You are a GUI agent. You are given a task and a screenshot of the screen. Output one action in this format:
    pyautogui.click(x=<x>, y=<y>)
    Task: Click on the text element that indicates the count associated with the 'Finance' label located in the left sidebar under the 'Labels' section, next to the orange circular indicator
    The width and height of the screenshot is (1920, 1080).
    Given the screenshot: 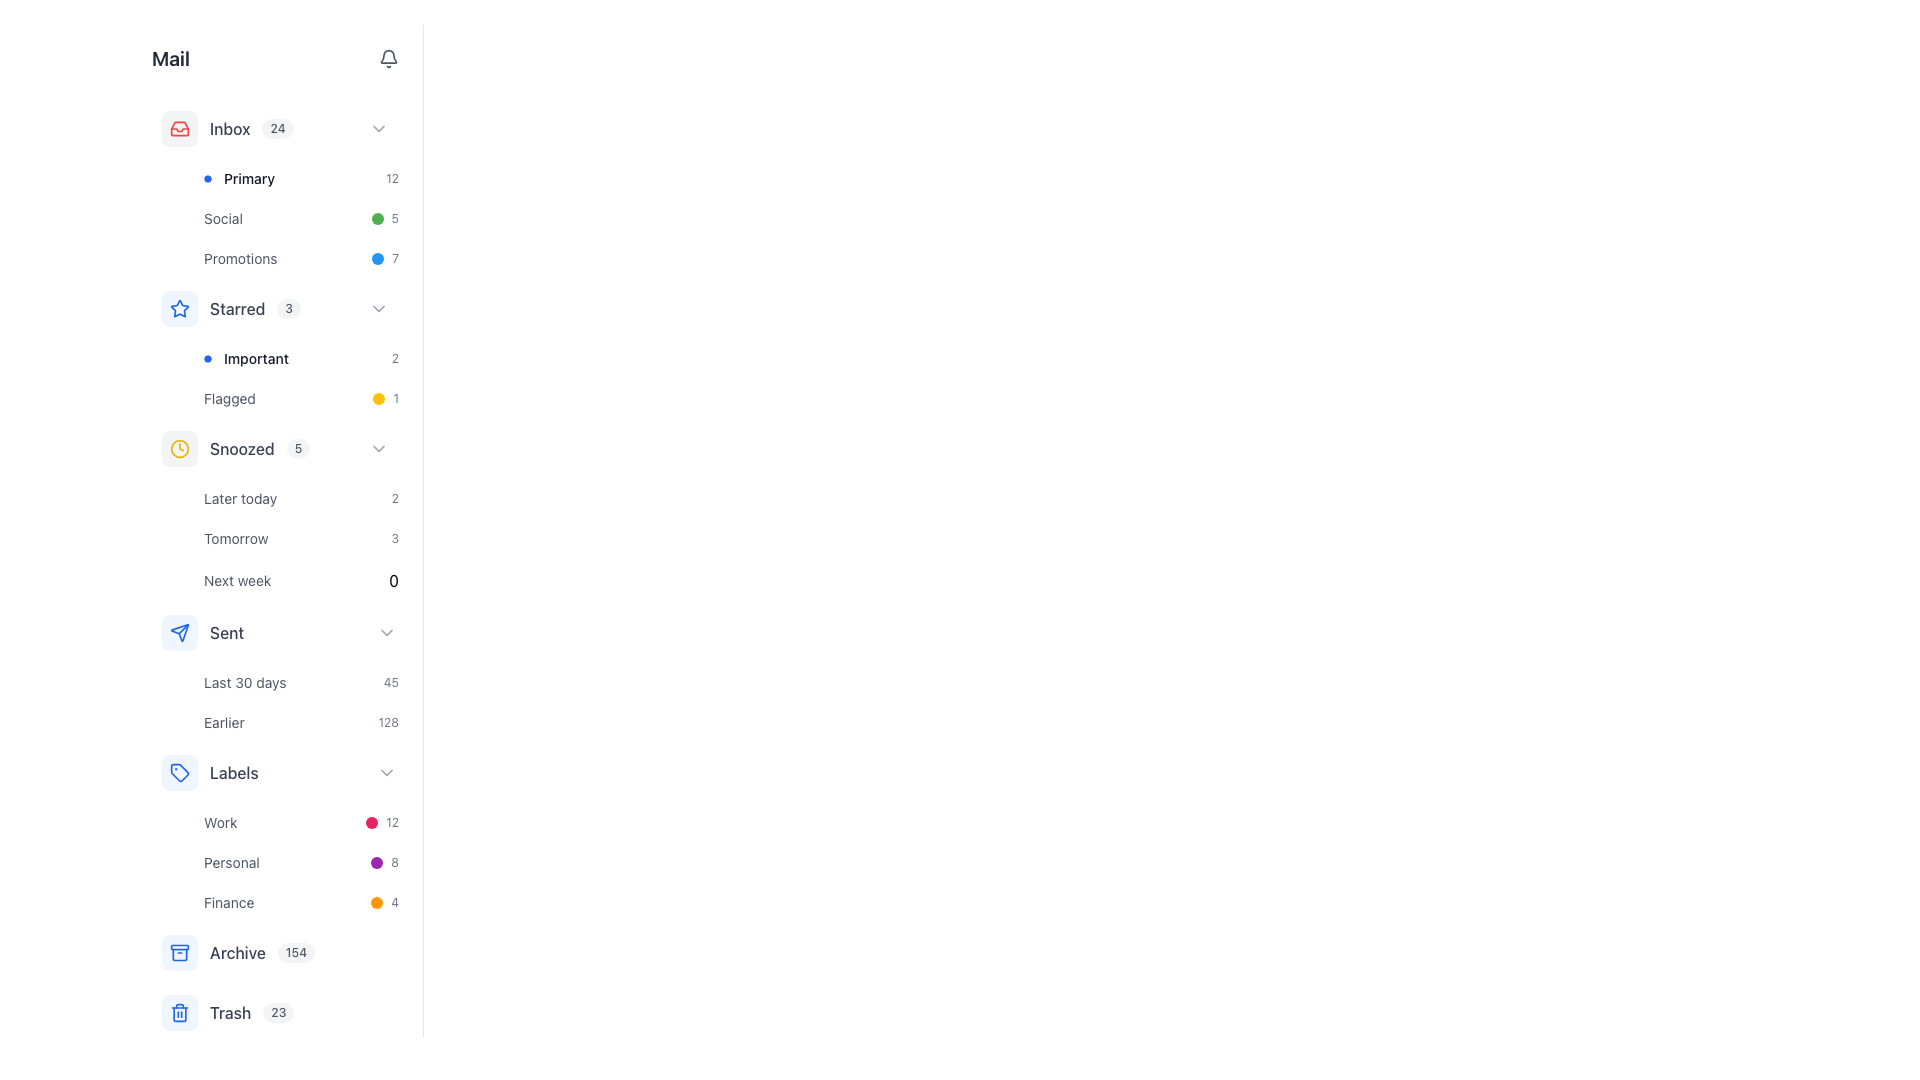 What is the action you would take?
    pyautogui.click(x=395, y=902)
    